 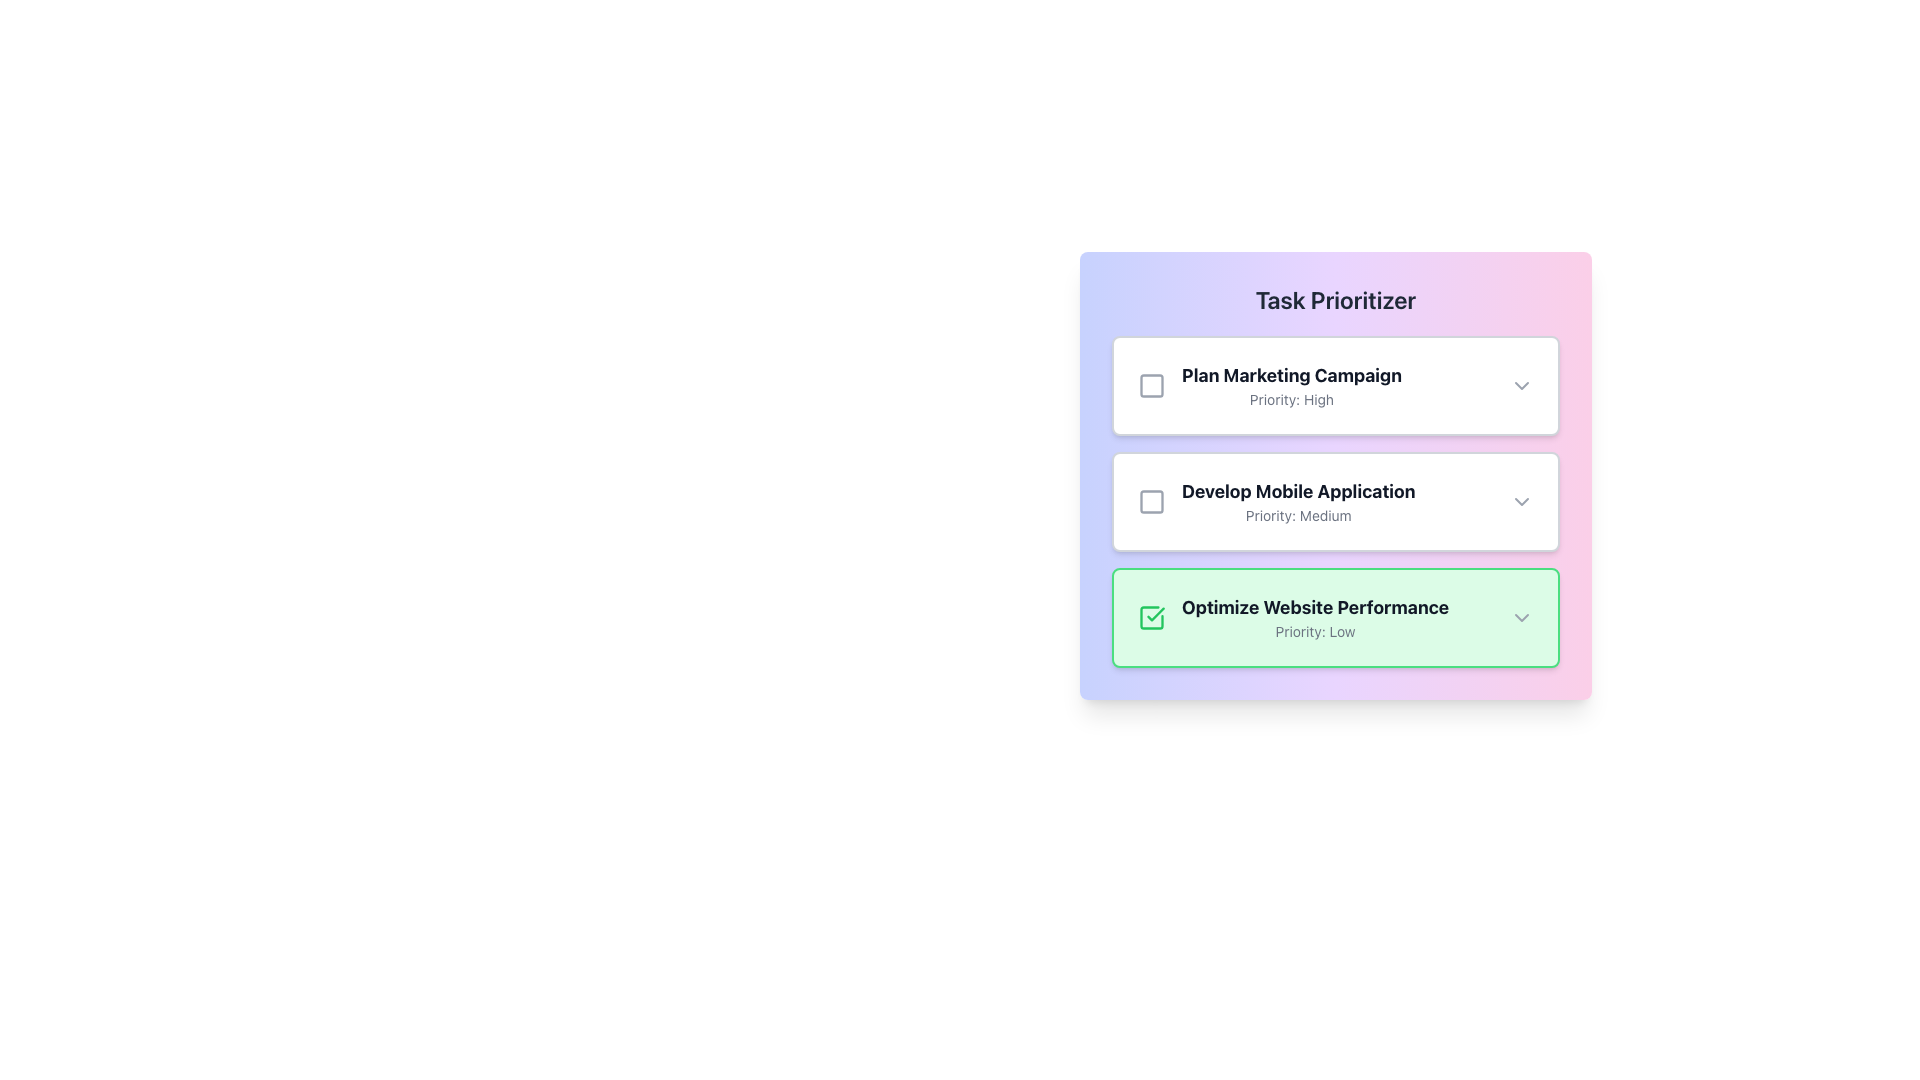 I want to click on the checkbox icon, which is a rounded rectangle with a 2-pixel border, located to the left of the text 'Develop Mobile Application', so click(x=1152, y=500).